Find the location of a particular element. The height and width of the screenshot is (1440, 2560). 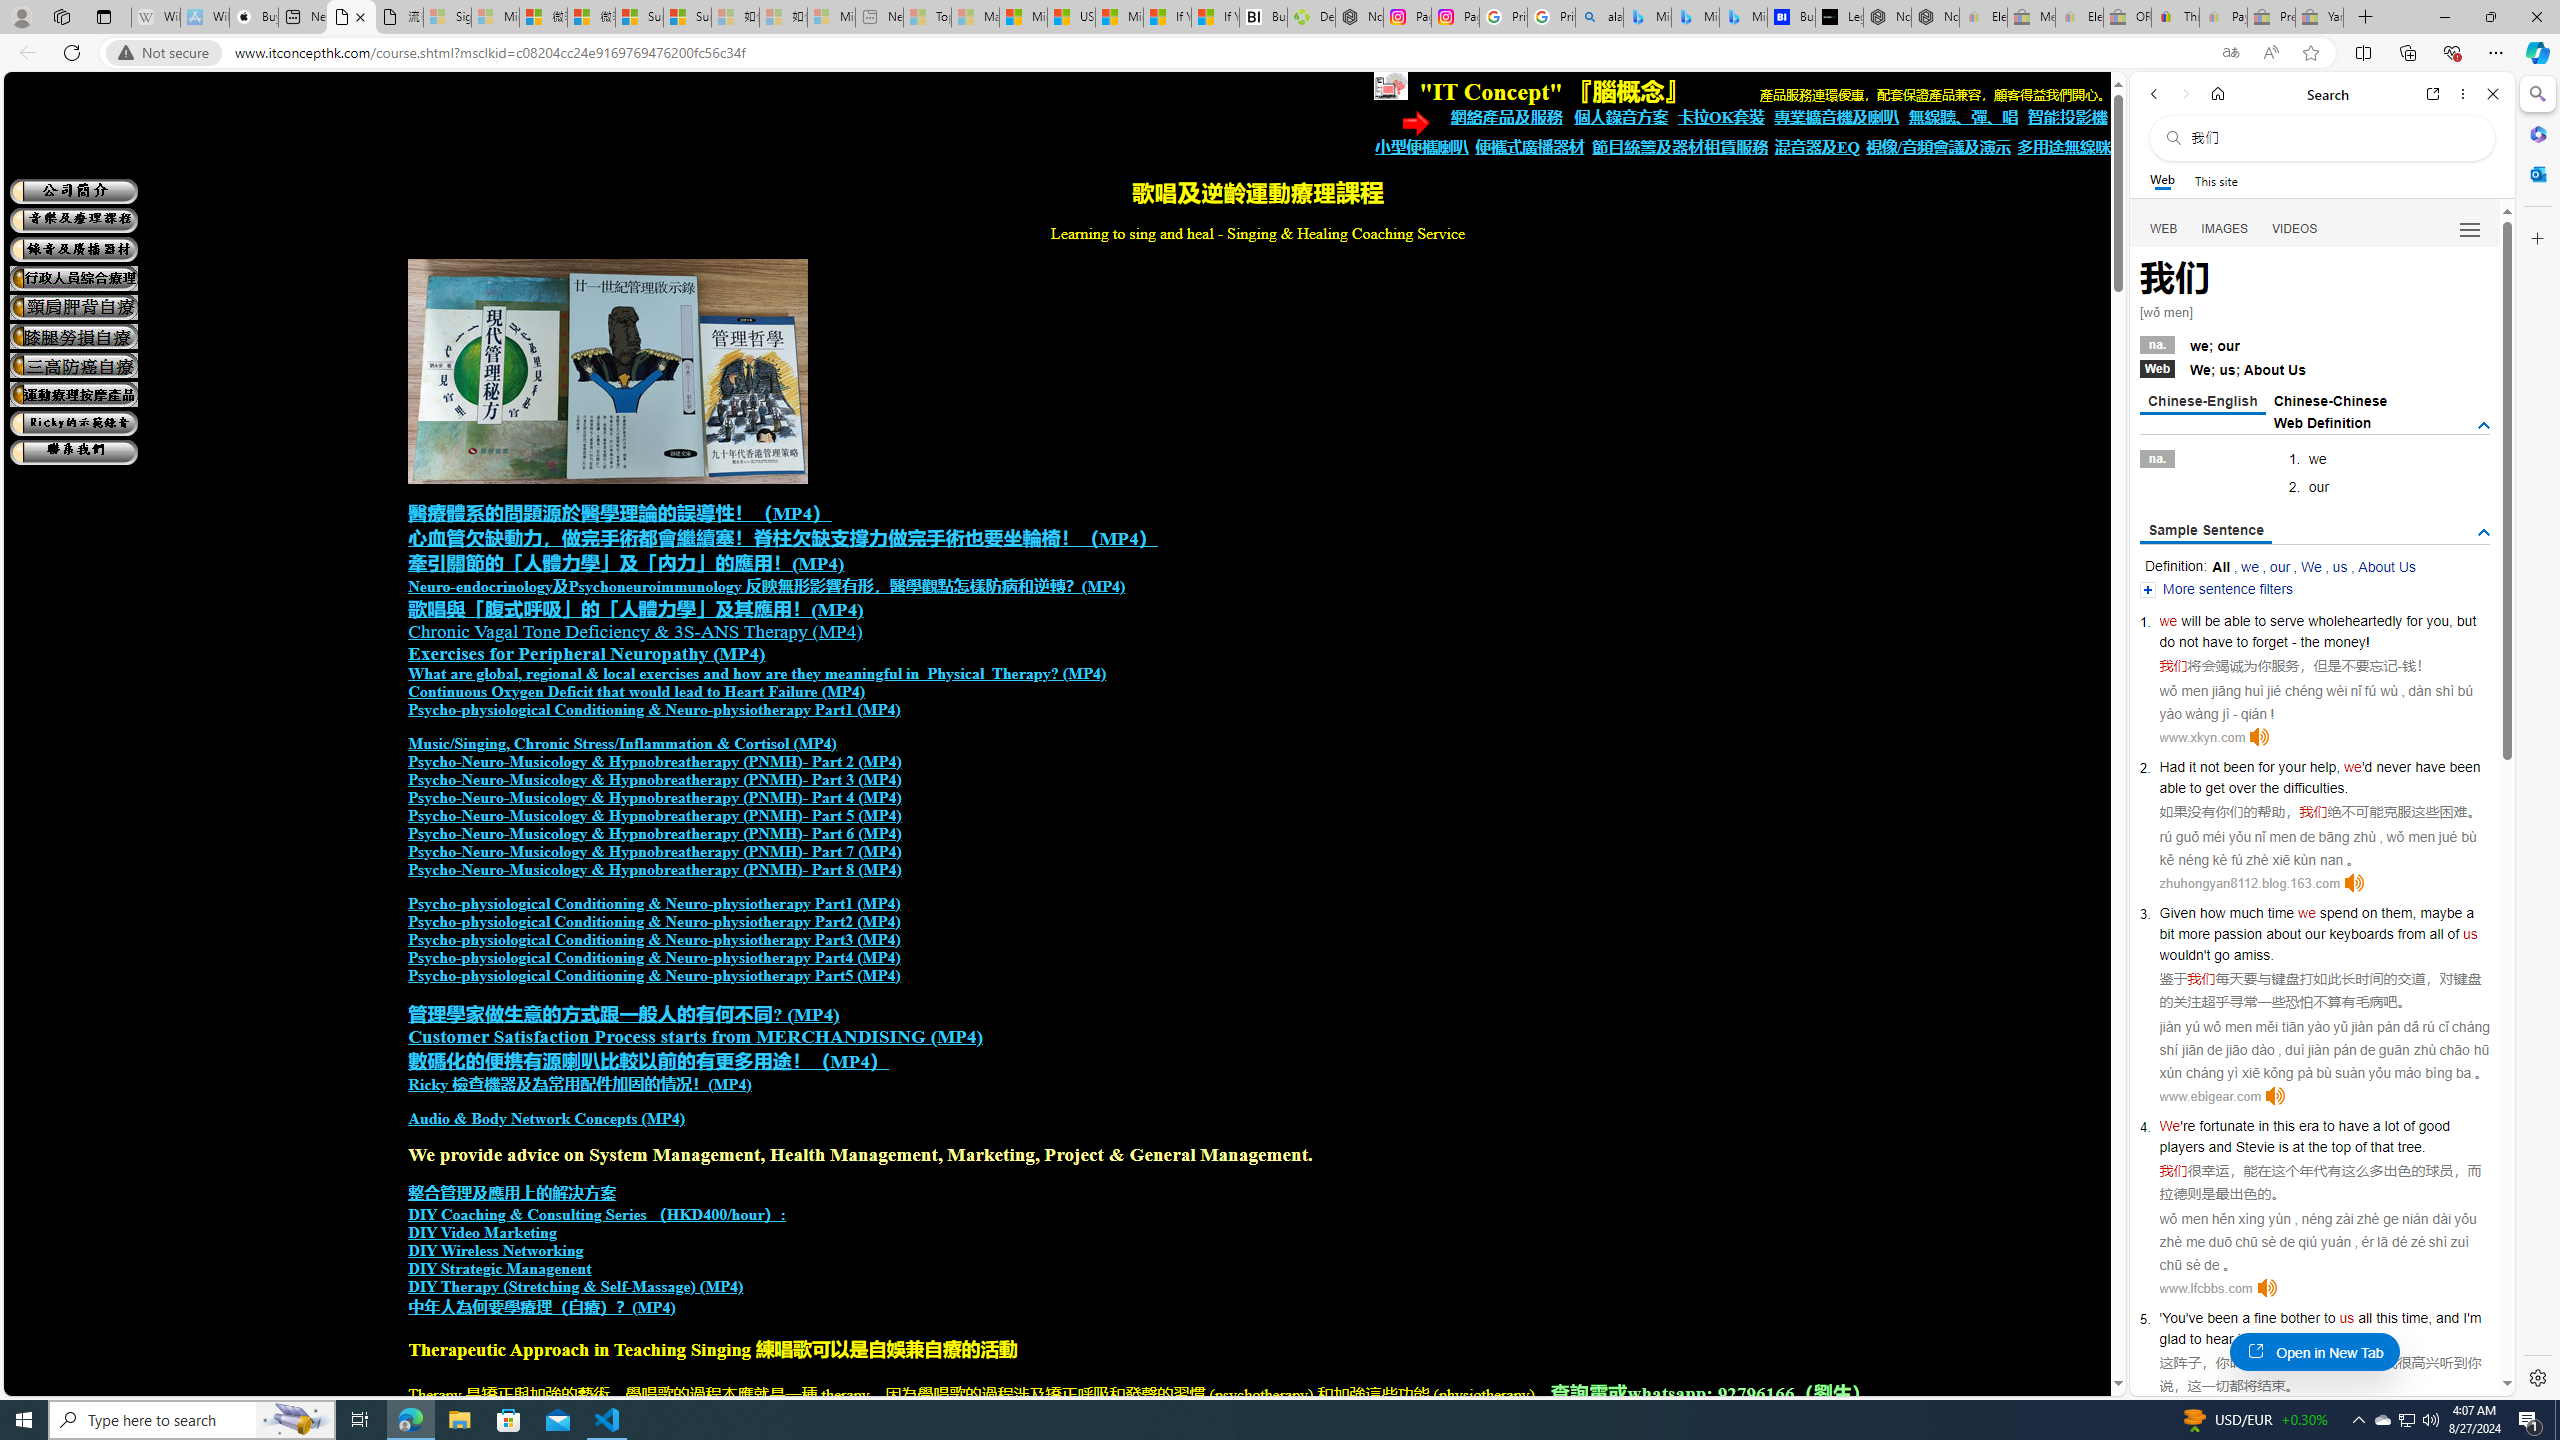

'serve' is located at coordinates (2286, 620).